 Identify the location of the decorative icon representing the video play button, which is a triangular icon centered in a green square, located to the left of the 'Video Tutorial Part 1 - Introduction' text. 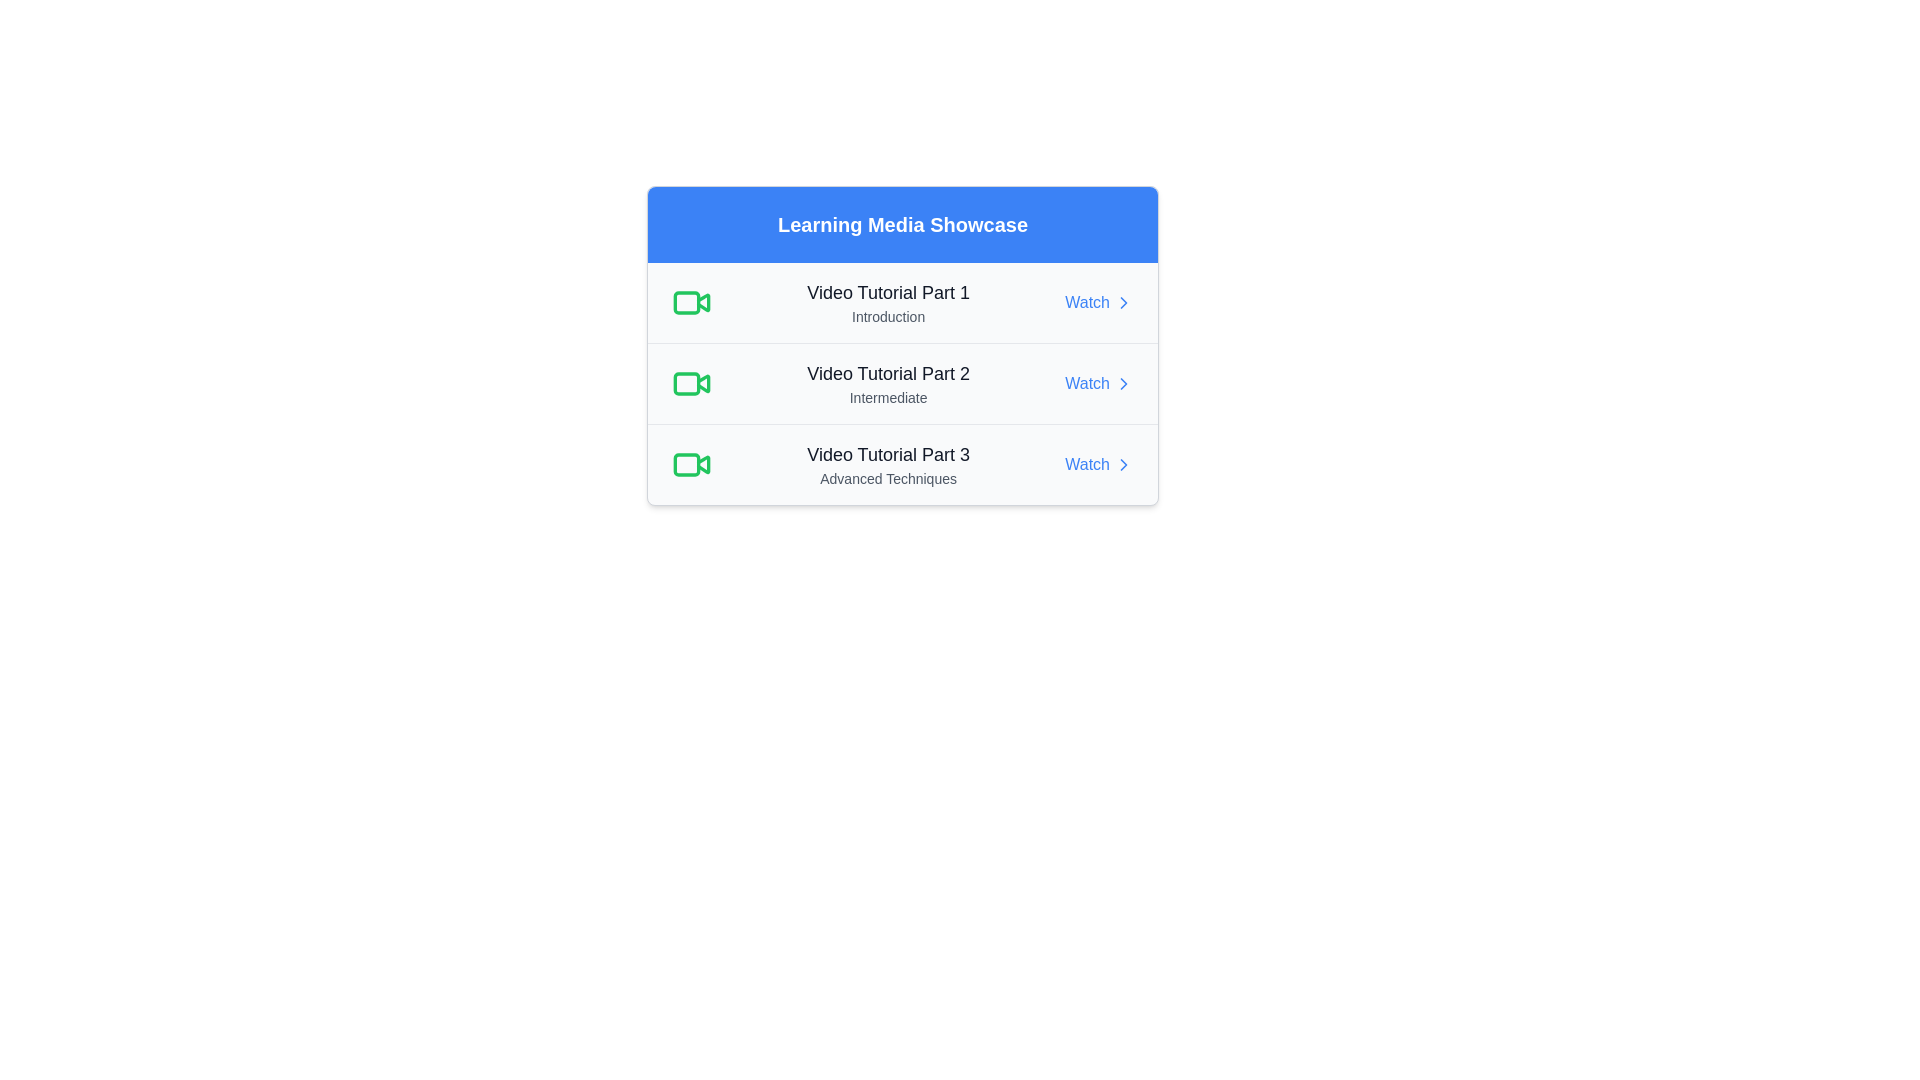
(703, 302).